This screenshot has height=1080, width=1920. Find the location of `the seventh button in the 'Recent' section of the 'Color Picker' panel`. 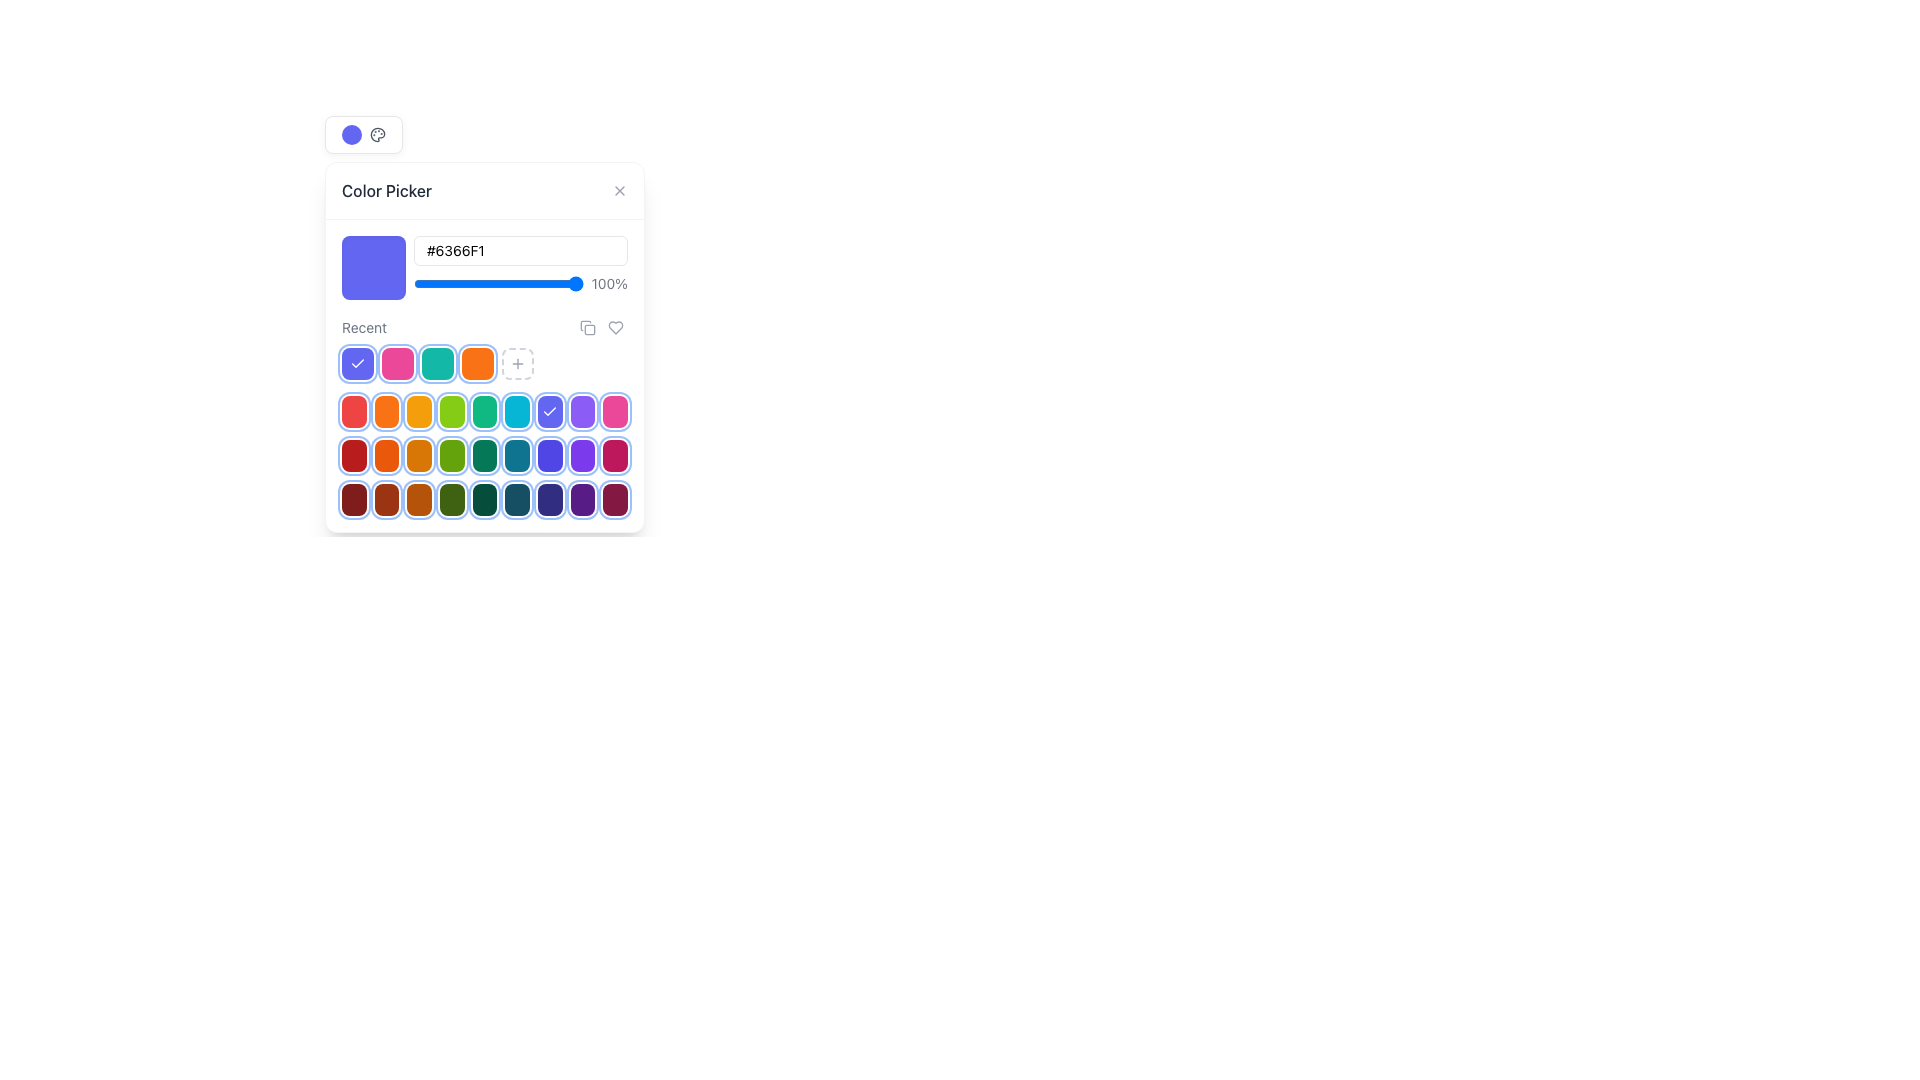

the seventh button in the 'Recent' section of the 'Color Picker' panel is located at coordinates (550, 499).